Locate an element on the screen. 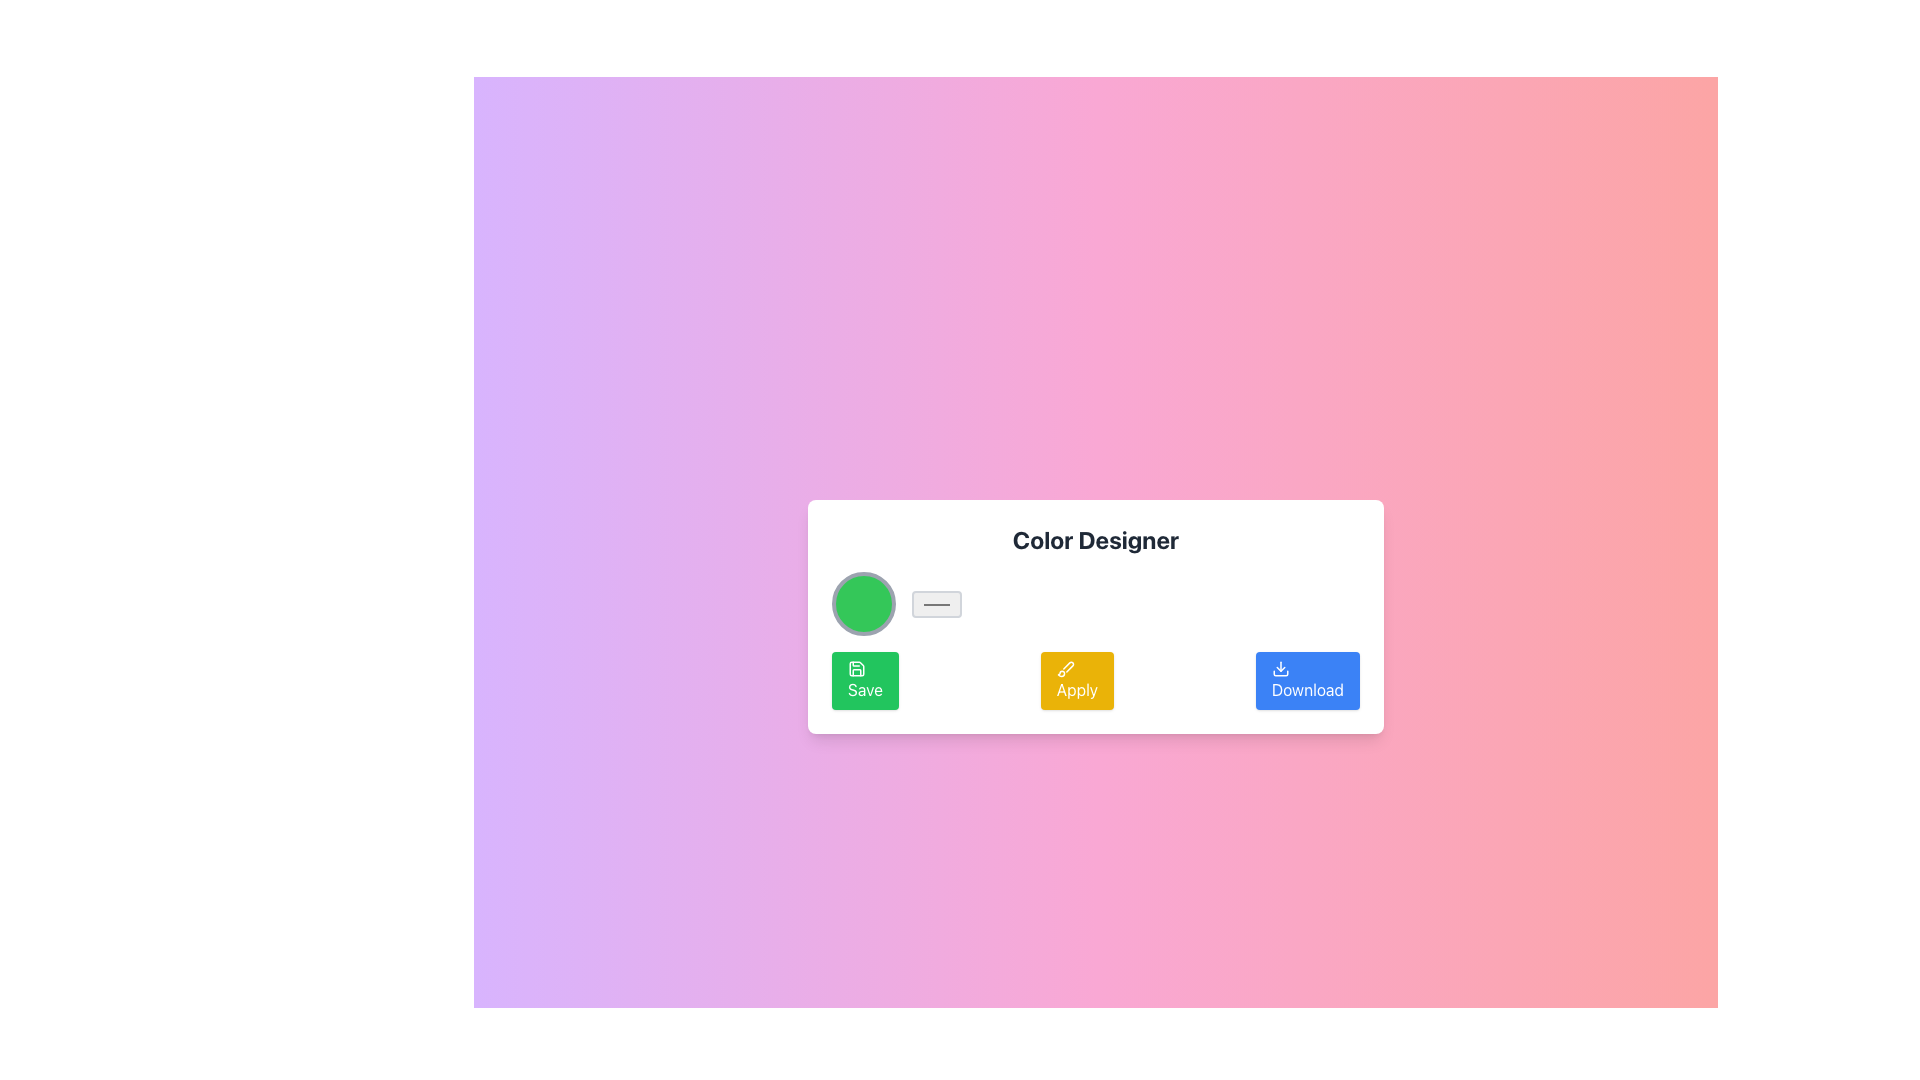 The width and height of the screenshot is (1920, 1080). the 'Apply' button, which is the middle button in a horizontal row of three buttons labeled 'Save', 'Apply', and 'Download' located near the bottom center of the card labeled 'Color Designer' is located at coordinates (1064, 668).